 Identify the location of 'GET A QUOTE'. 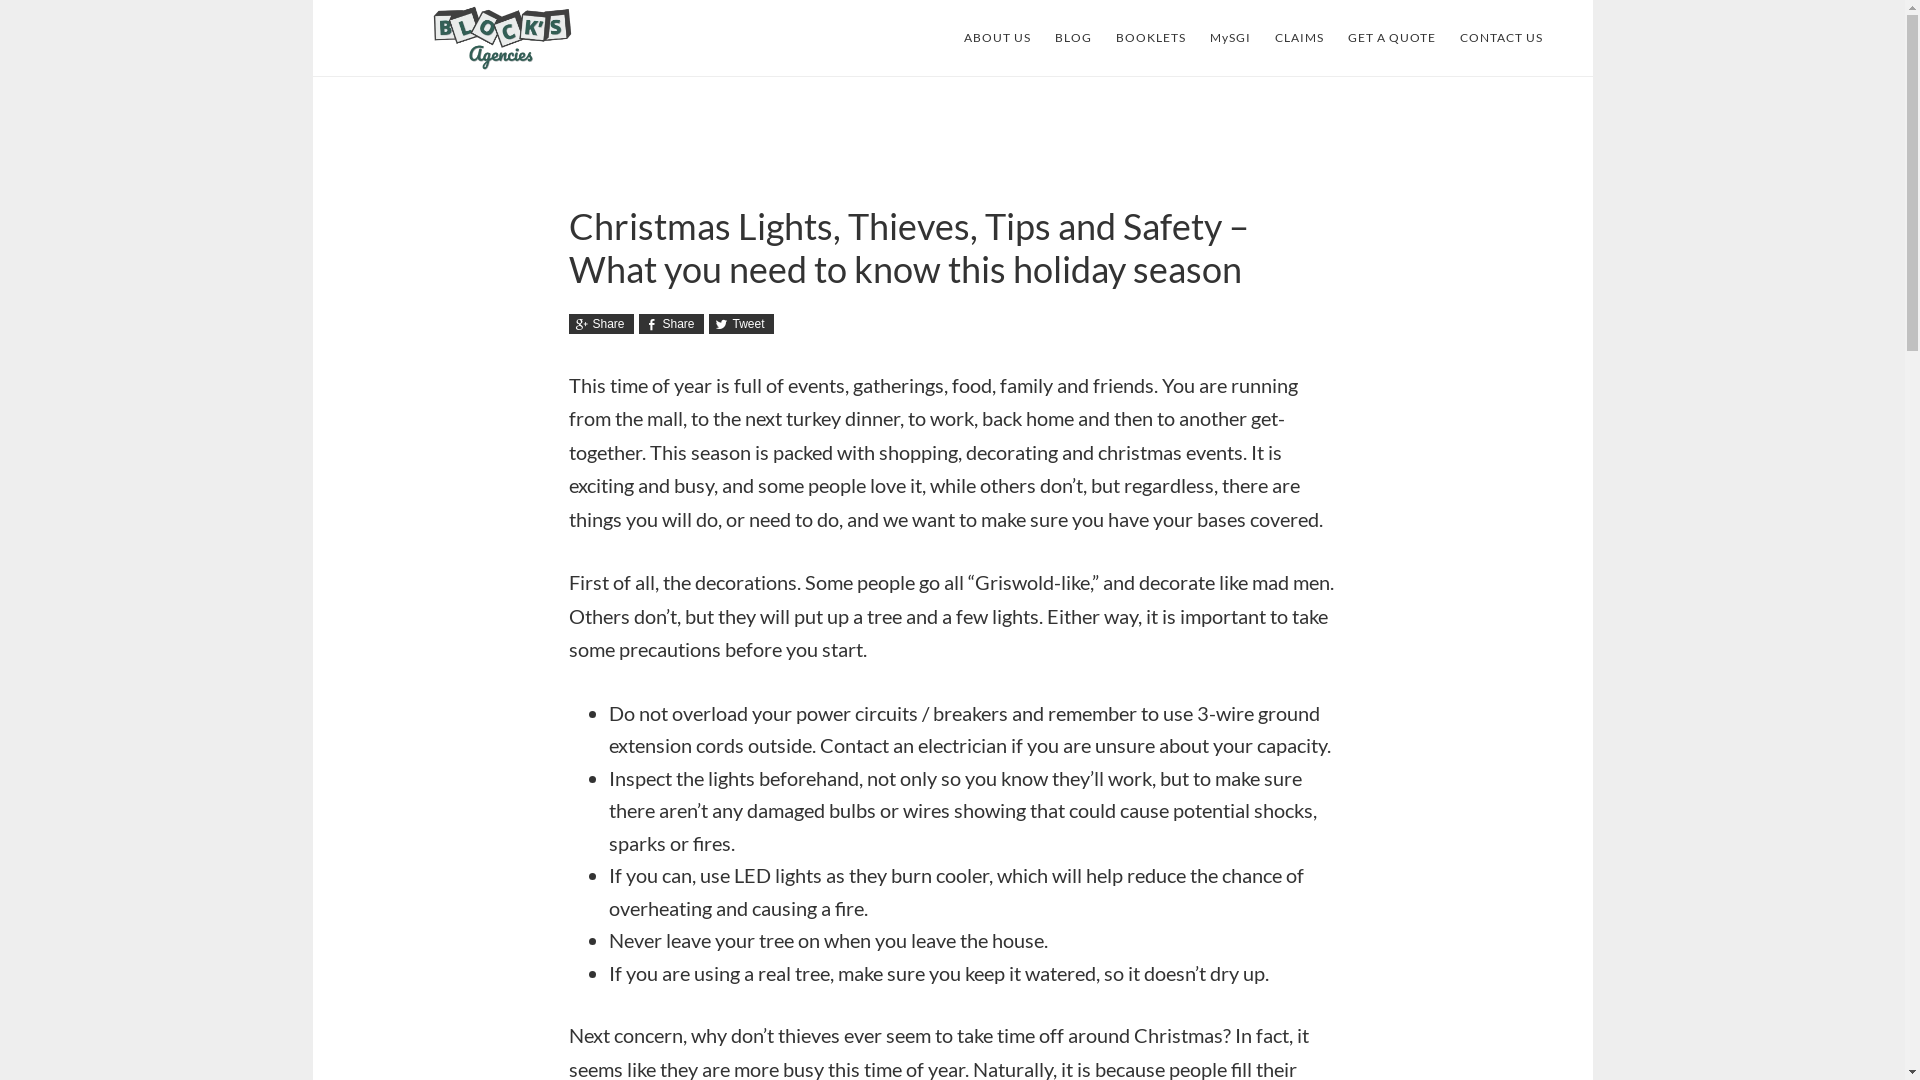
(1391, 38).